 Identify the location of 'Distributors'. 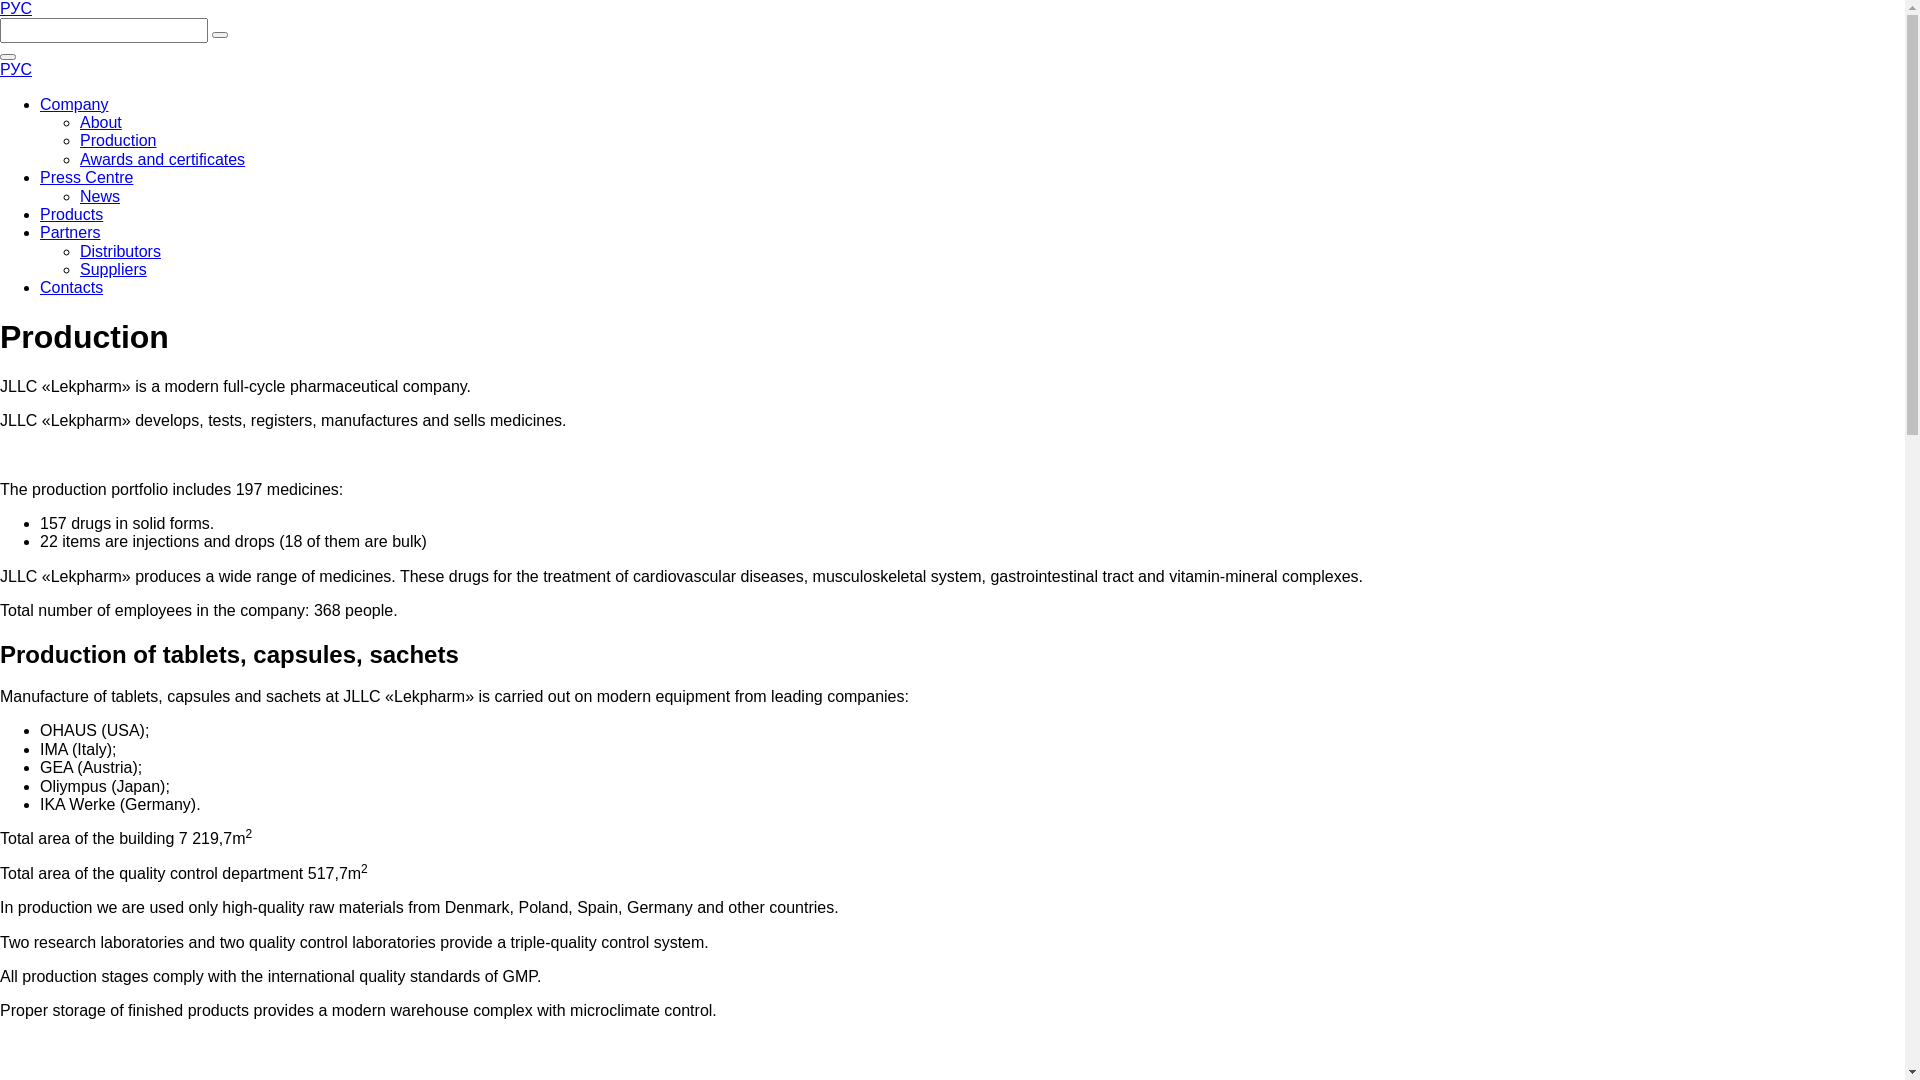
(119, 250).